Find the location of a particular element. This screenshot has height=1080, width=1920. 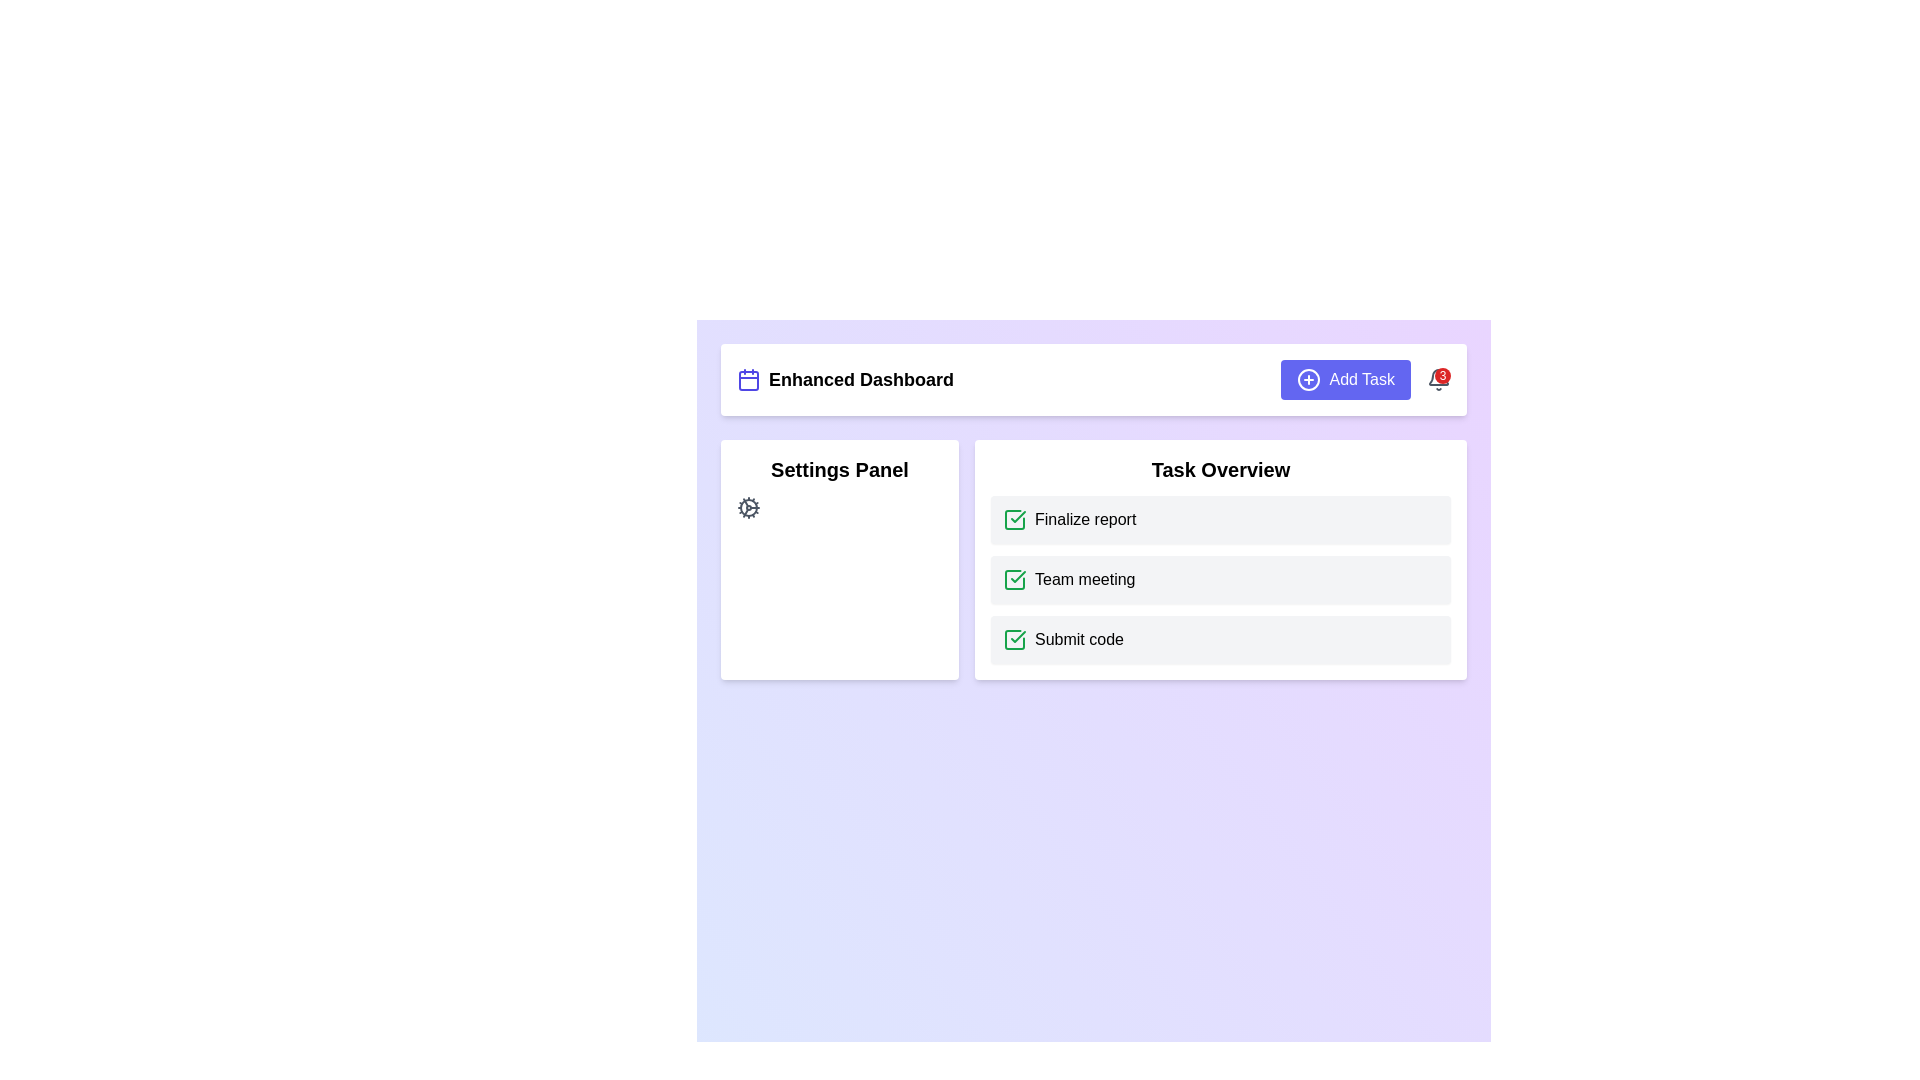

on the completed task status icon located within the 'Finalize report' task card, positioned is located at coordinates (1014, 519).